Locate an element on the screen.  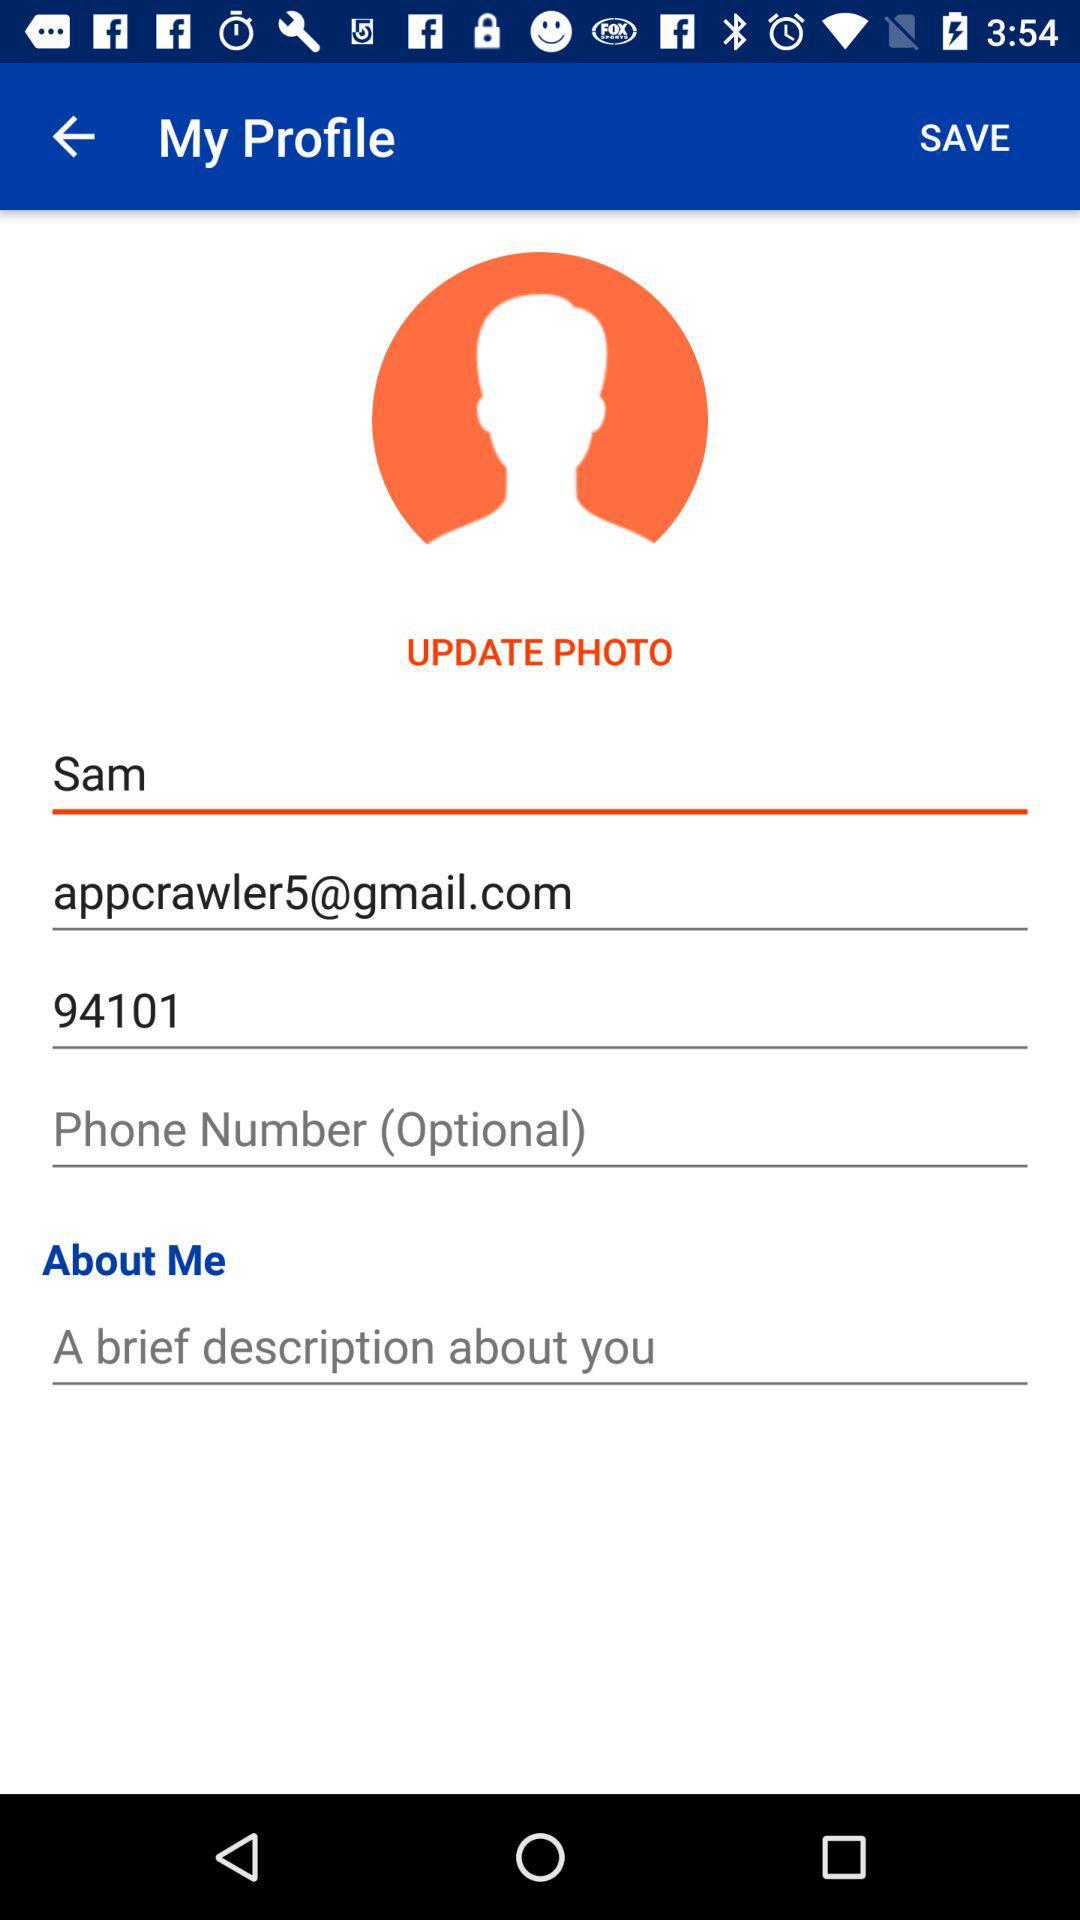
icon above the sam icon is located at coordinates (72, 135).